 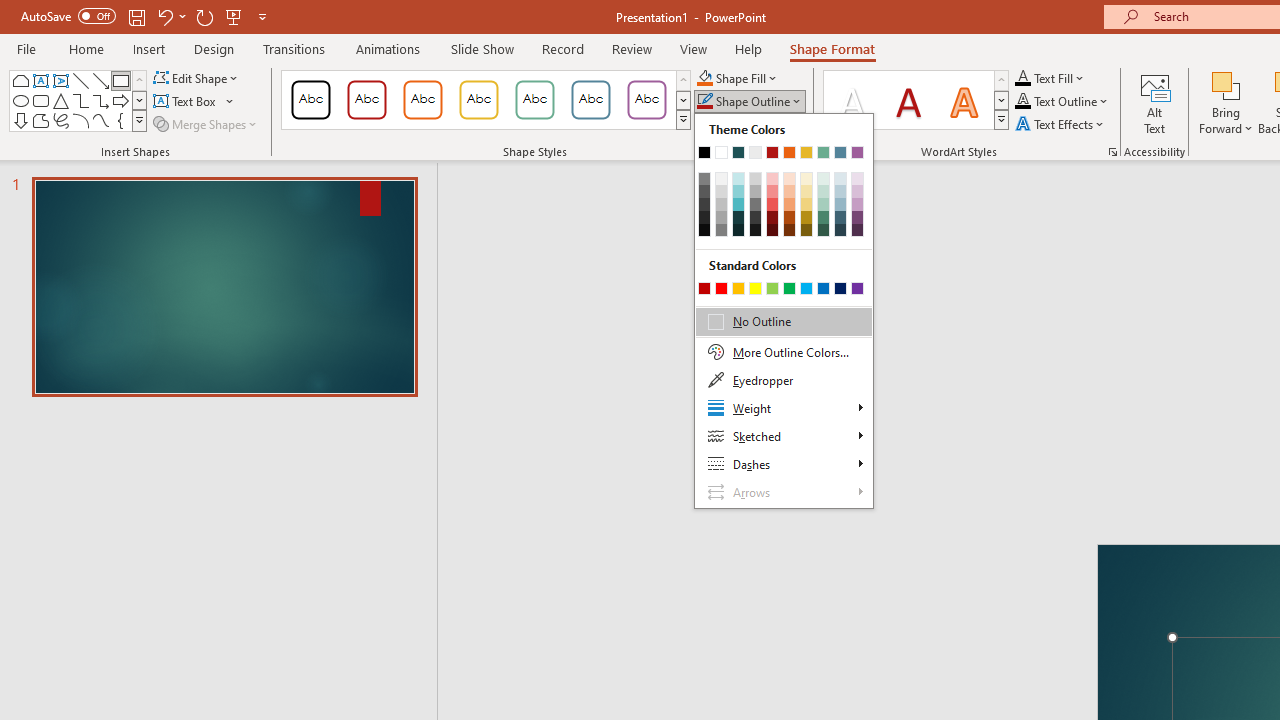 What do you see at coordinates (1060, 124) in the screenshot?
I see `'Text Effects'` at bounding box center [1060, 124].